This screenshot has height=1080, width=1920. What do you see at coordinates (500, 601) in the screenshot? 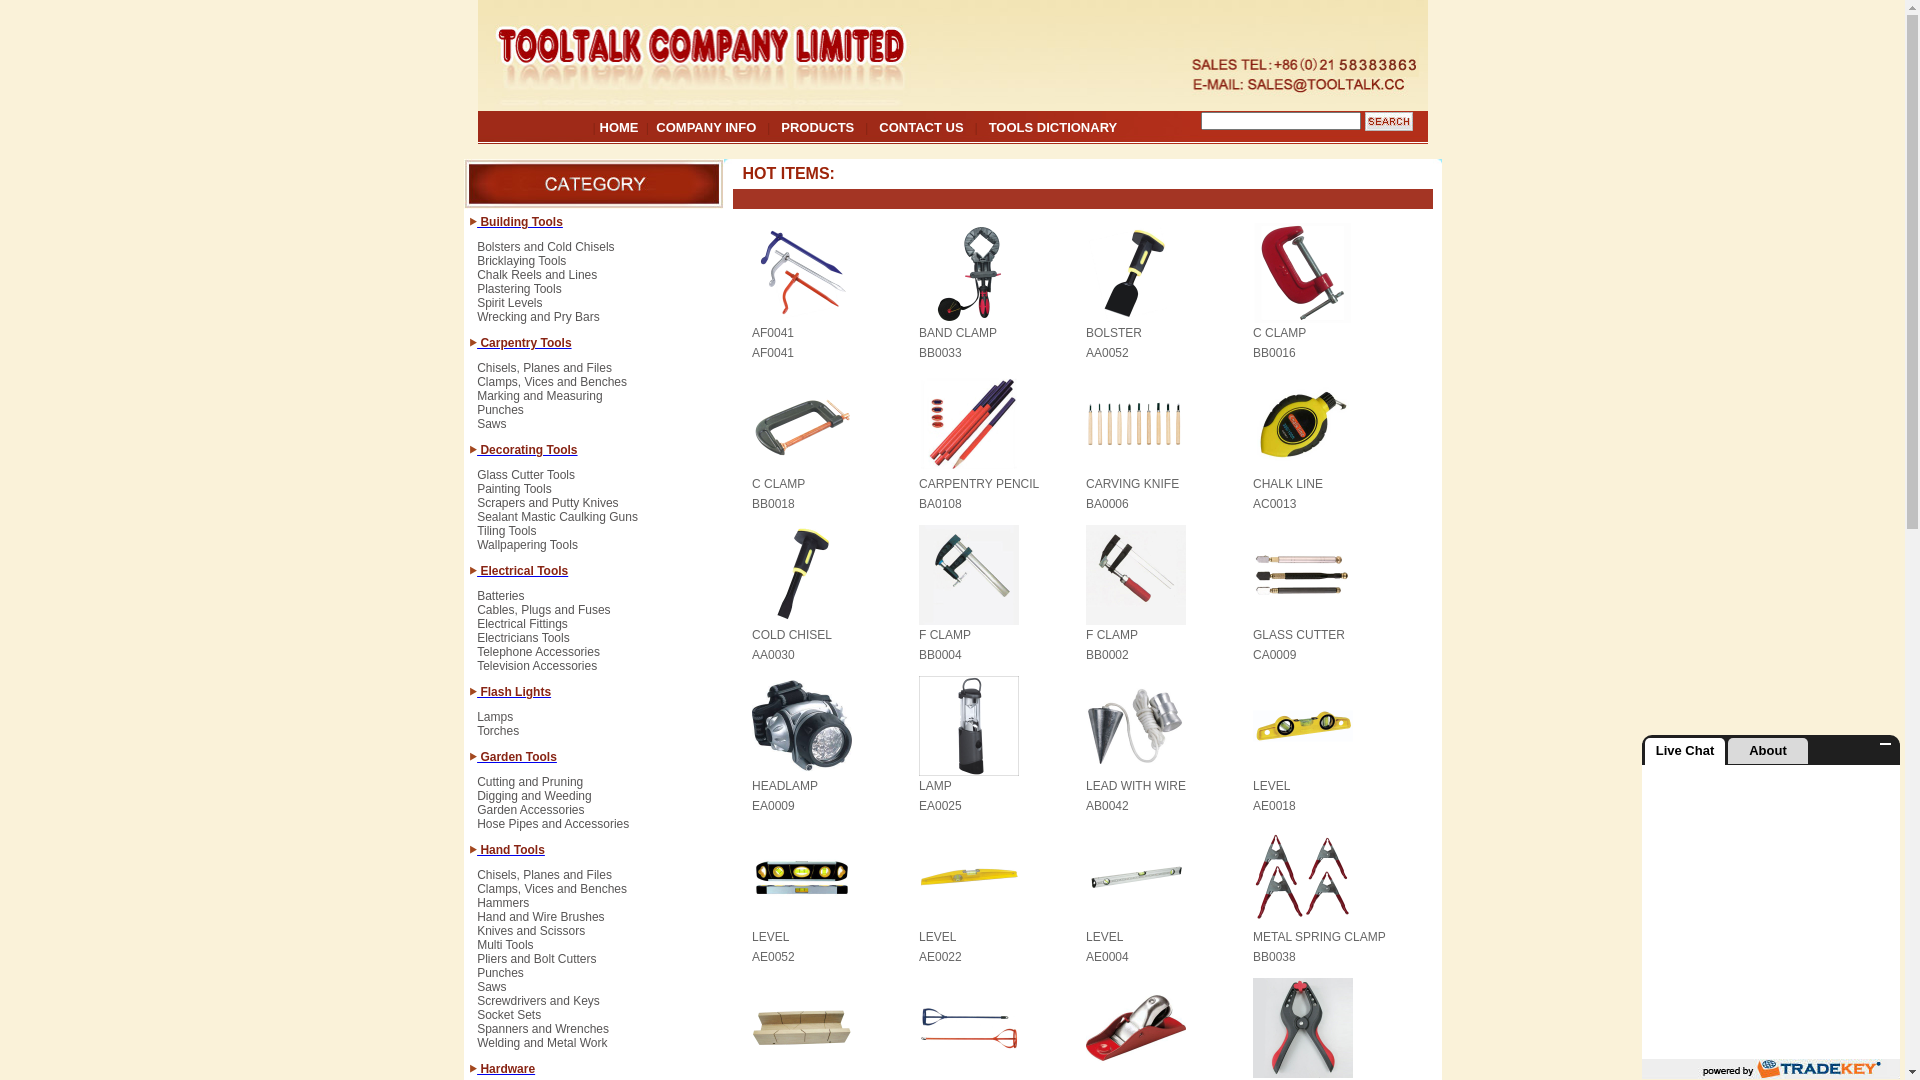
I see `'Batteries'` at bounding box center [500, 601].